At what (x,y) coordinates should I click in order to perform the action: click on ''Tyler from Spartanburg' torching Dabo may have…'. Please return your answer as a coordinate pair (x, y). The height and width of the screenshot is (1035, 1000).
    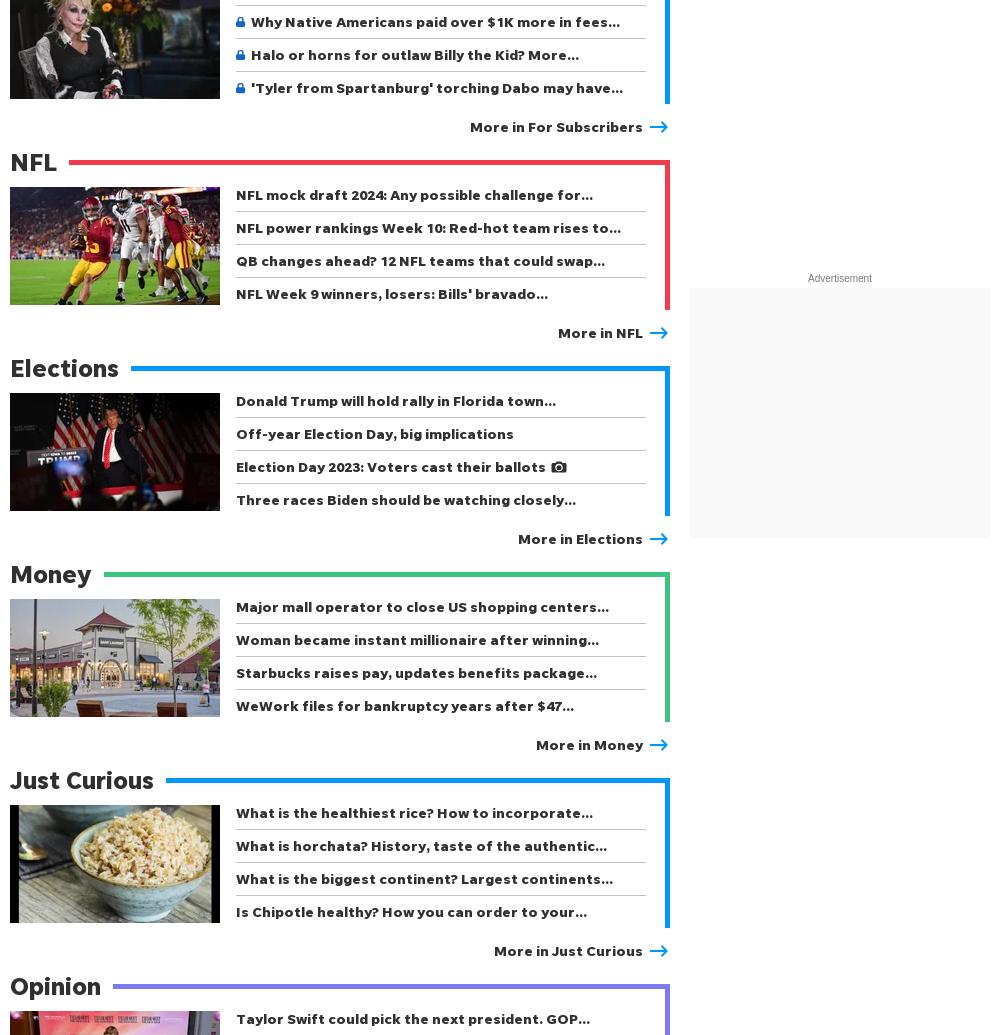
    Looking at the image, I should click on (251, 87).